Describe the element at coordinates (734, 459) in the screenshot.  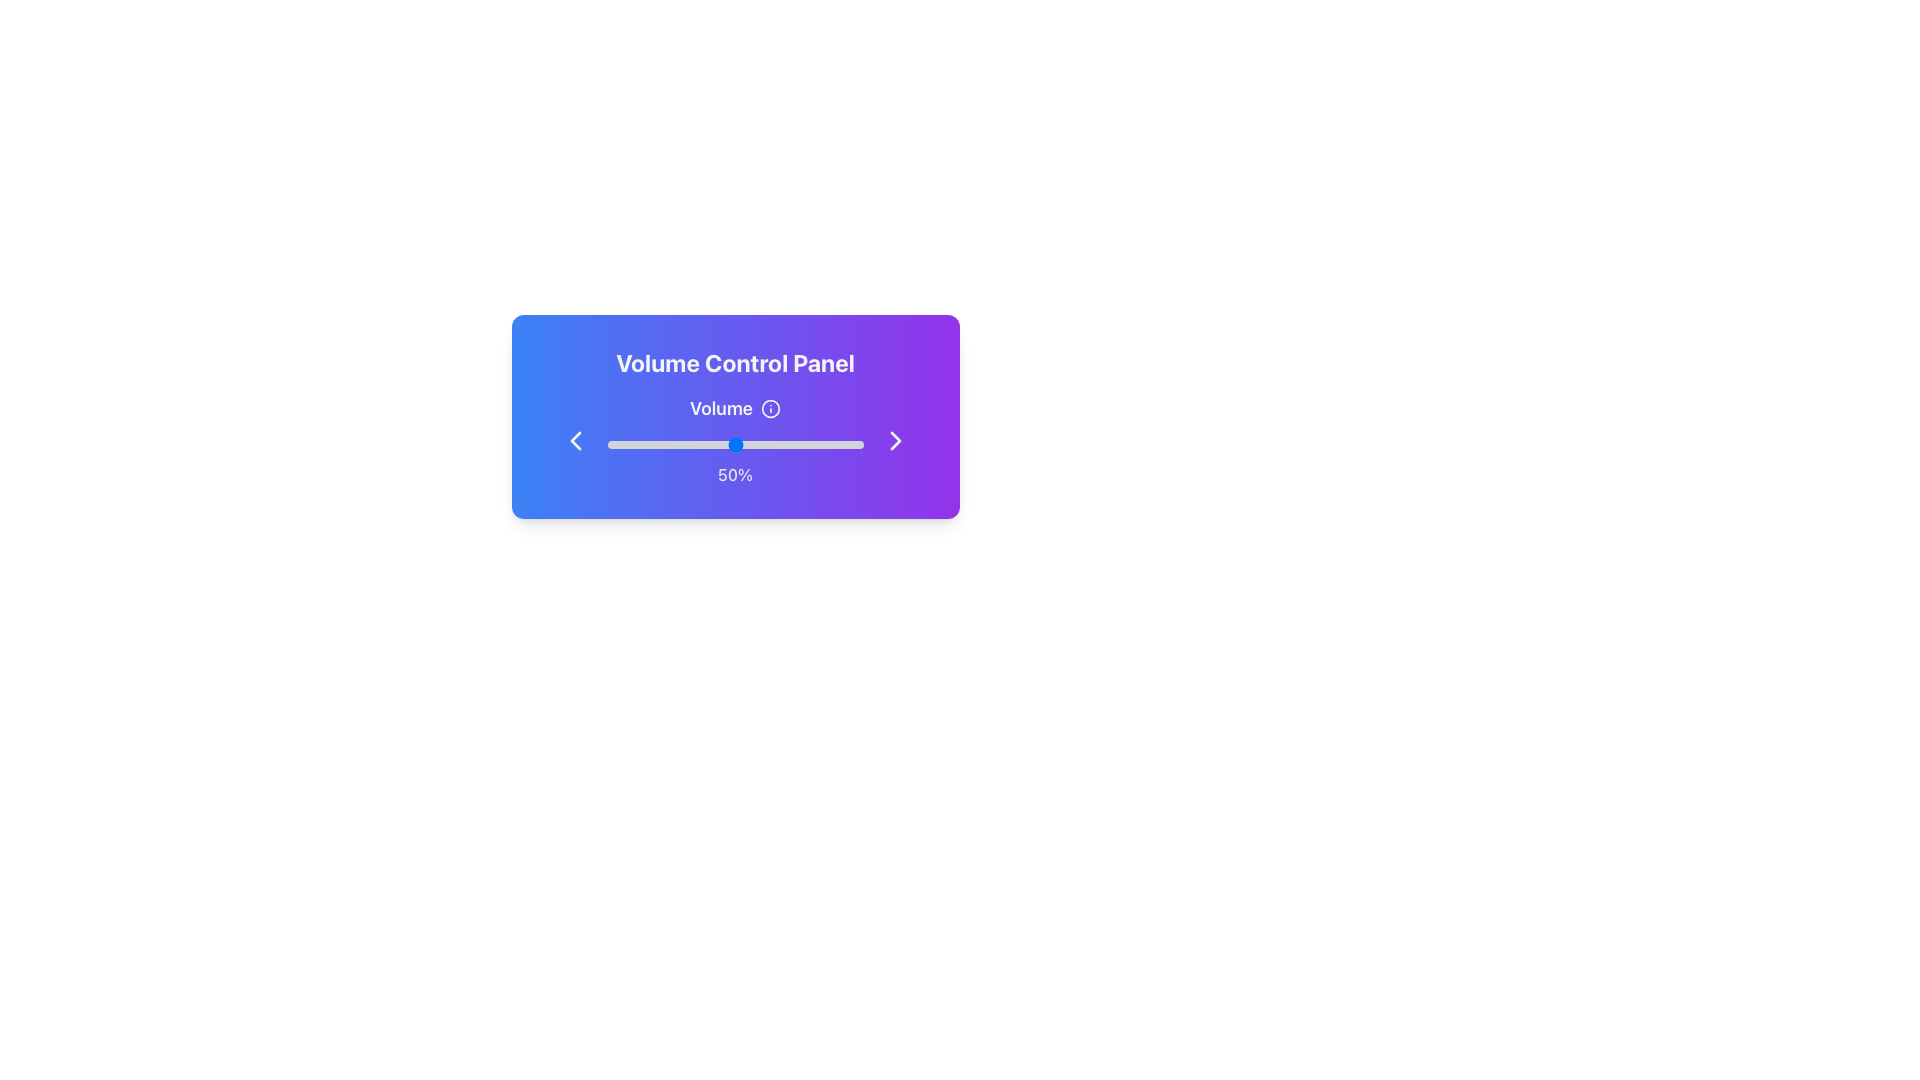
I see `the text label displaying the current slider value of 50% located at the bottom center of the volume control slider` at that location.